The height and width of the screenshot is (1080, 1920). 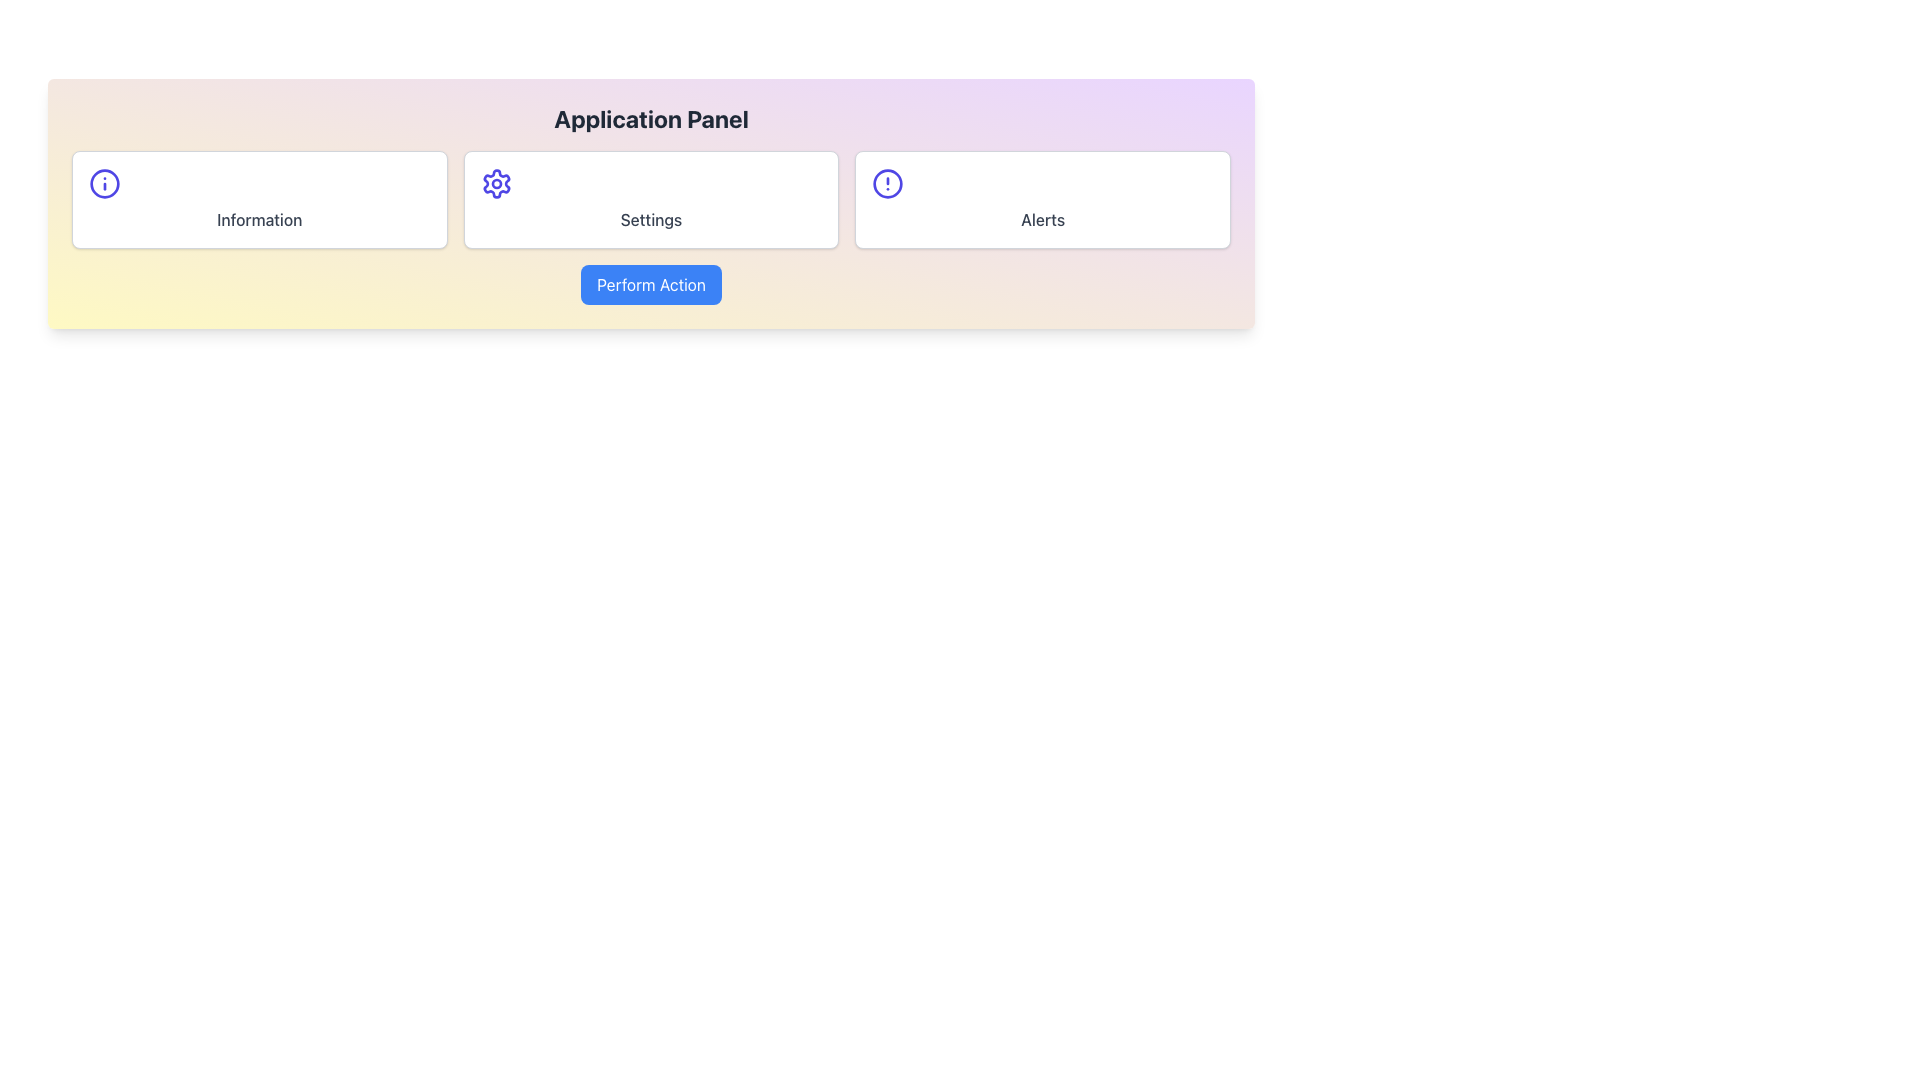 What do you see at coordinates (104, 184) in the screenshot?
I see `the blue circular SVG element located within the 'Information' icon on the leftmost side of the icon row` at bounding box center [104, 184].